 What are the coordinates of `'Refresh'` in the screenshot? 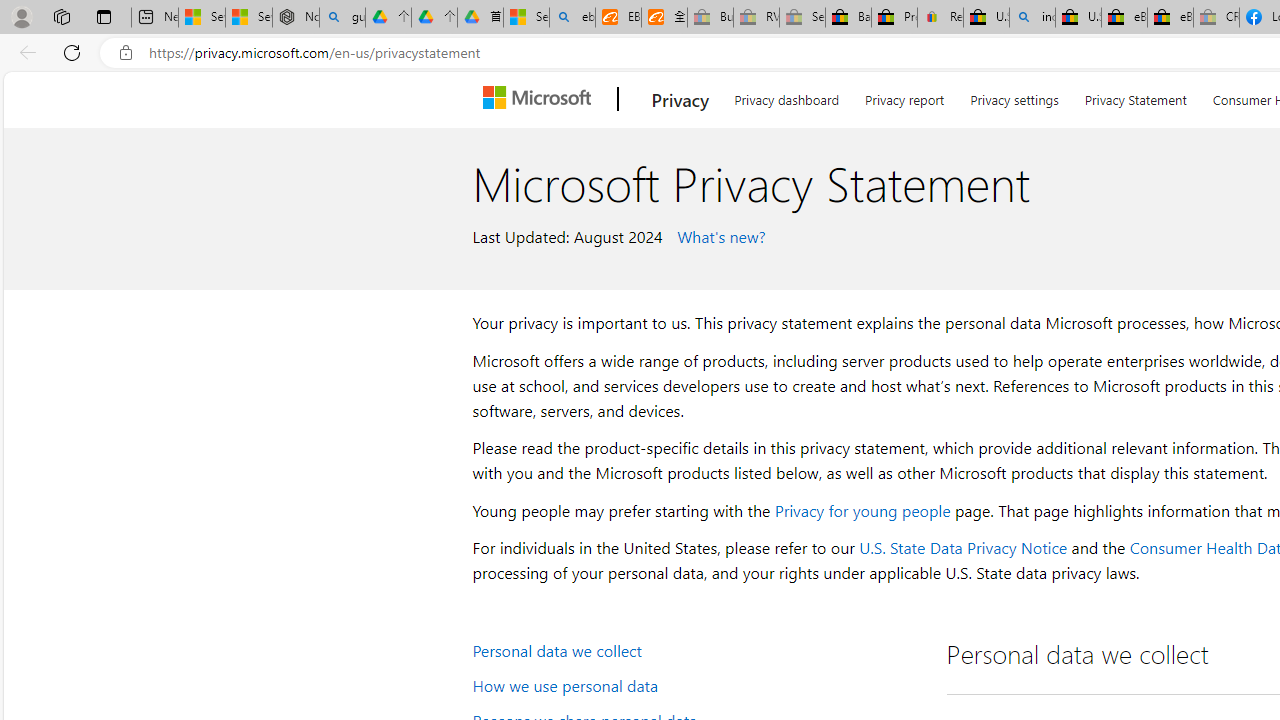 It's located at (72, 51).